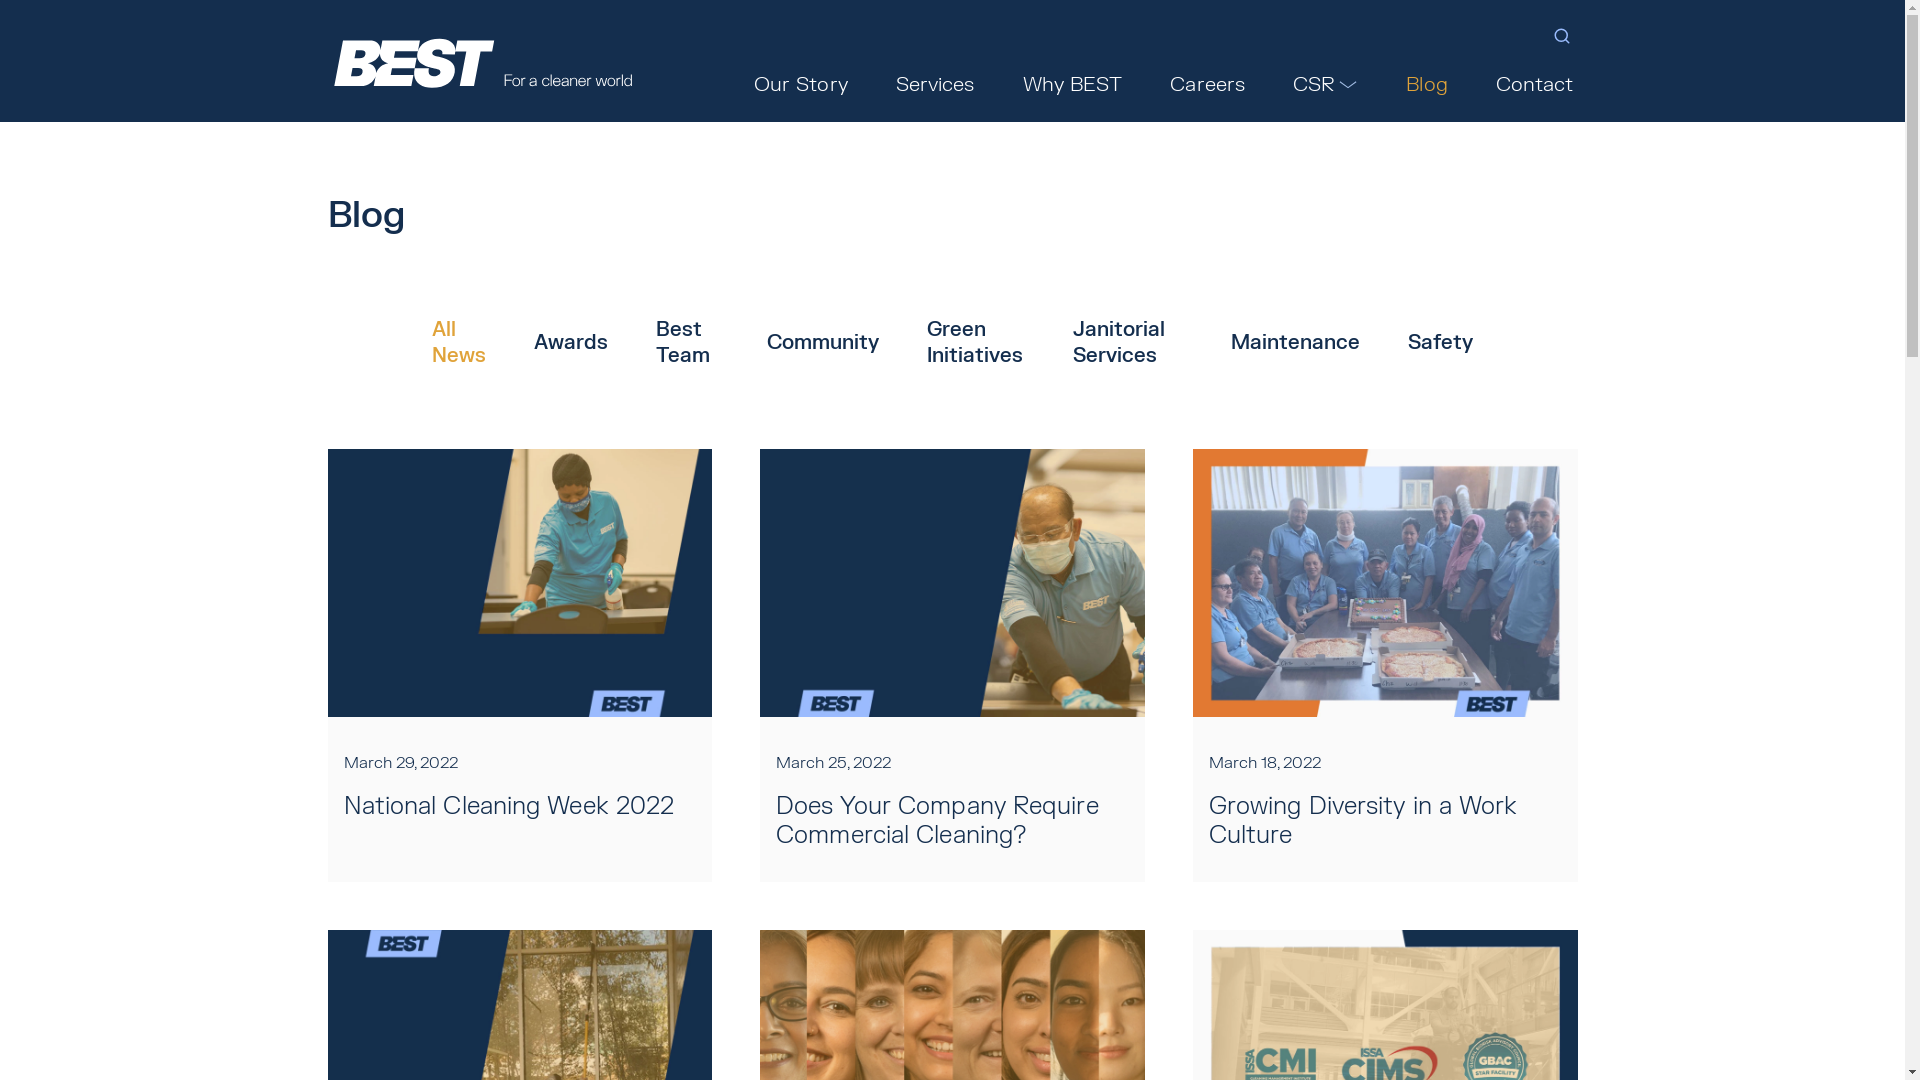 The width and height of the screenshot is (1920, 1080). What do you see at coordinates (1072, 83) in the screenshot?
I see `'Why BEST'` at bounding box center [1072, 83].